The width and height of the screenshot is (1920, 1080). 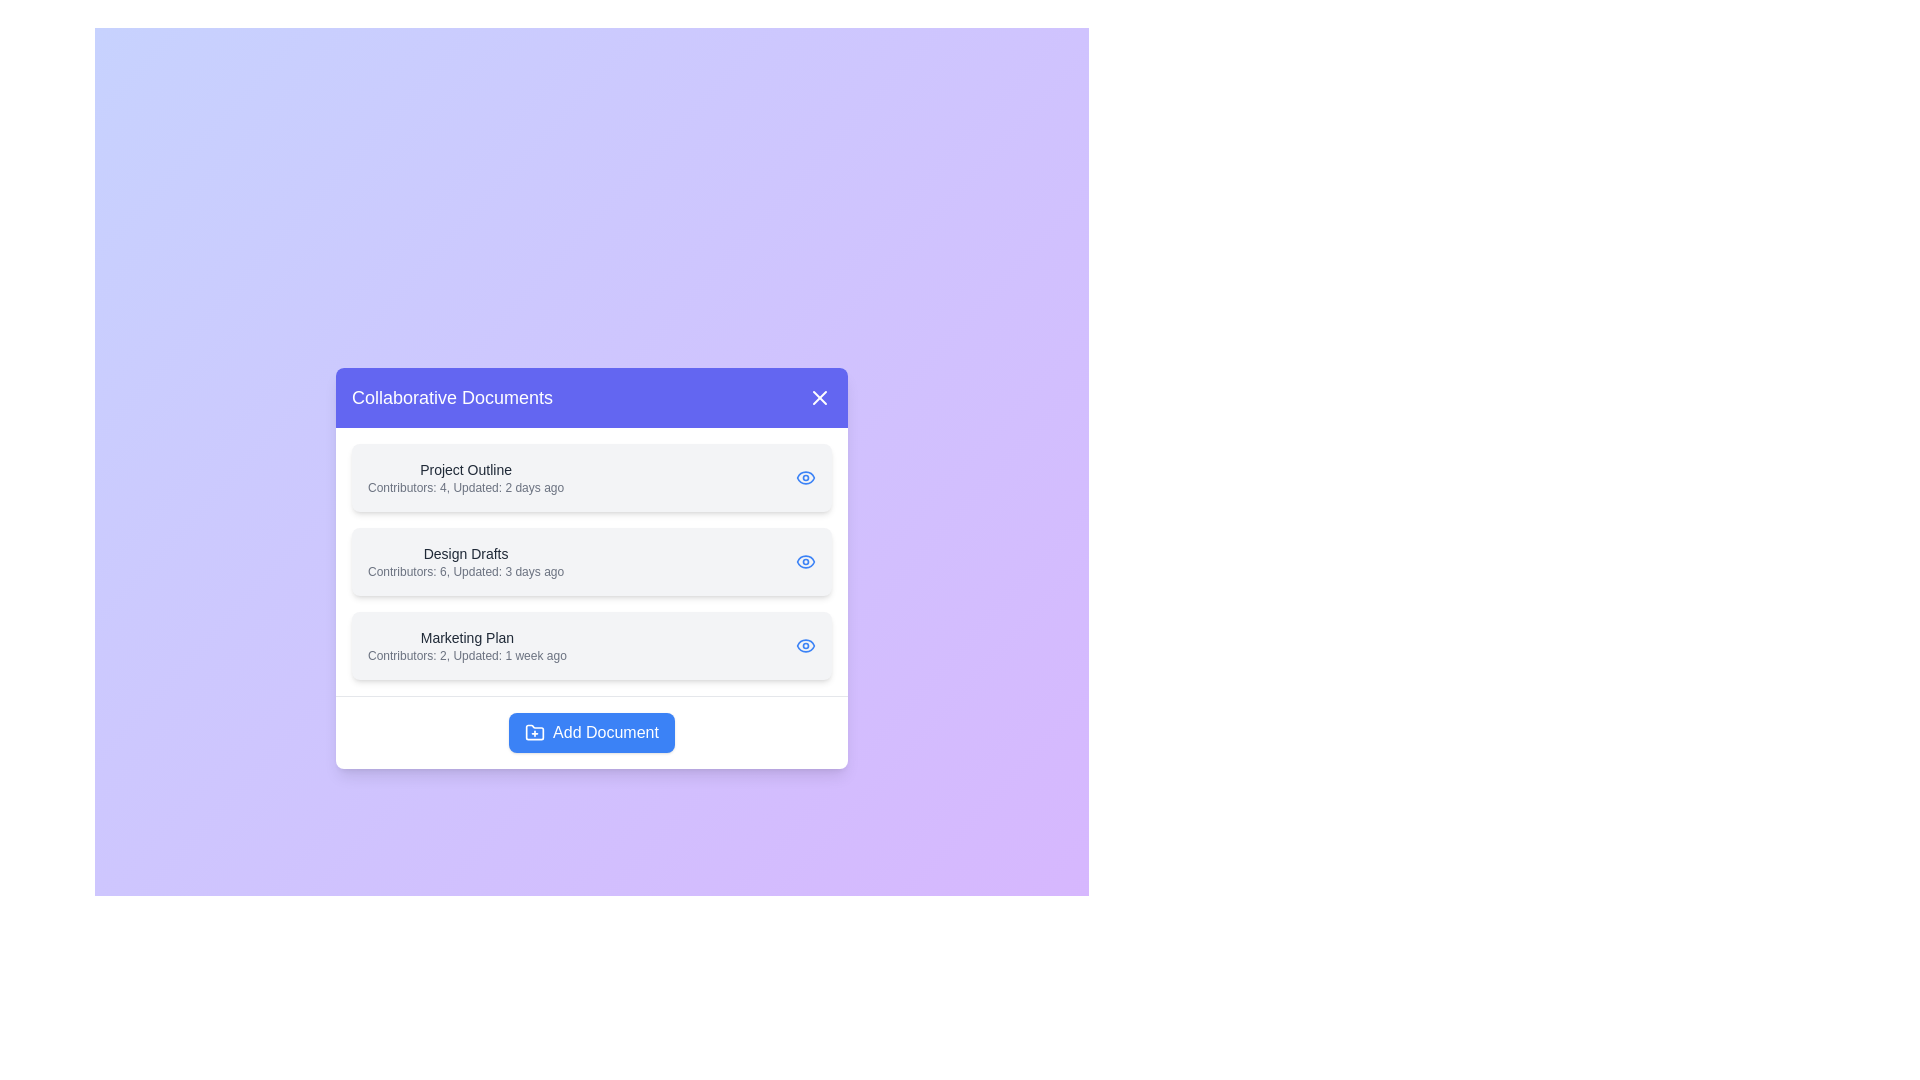 I want to click on the eye icon next to the document titled Marketing Plan to view its details, so click(x=806, y=645).